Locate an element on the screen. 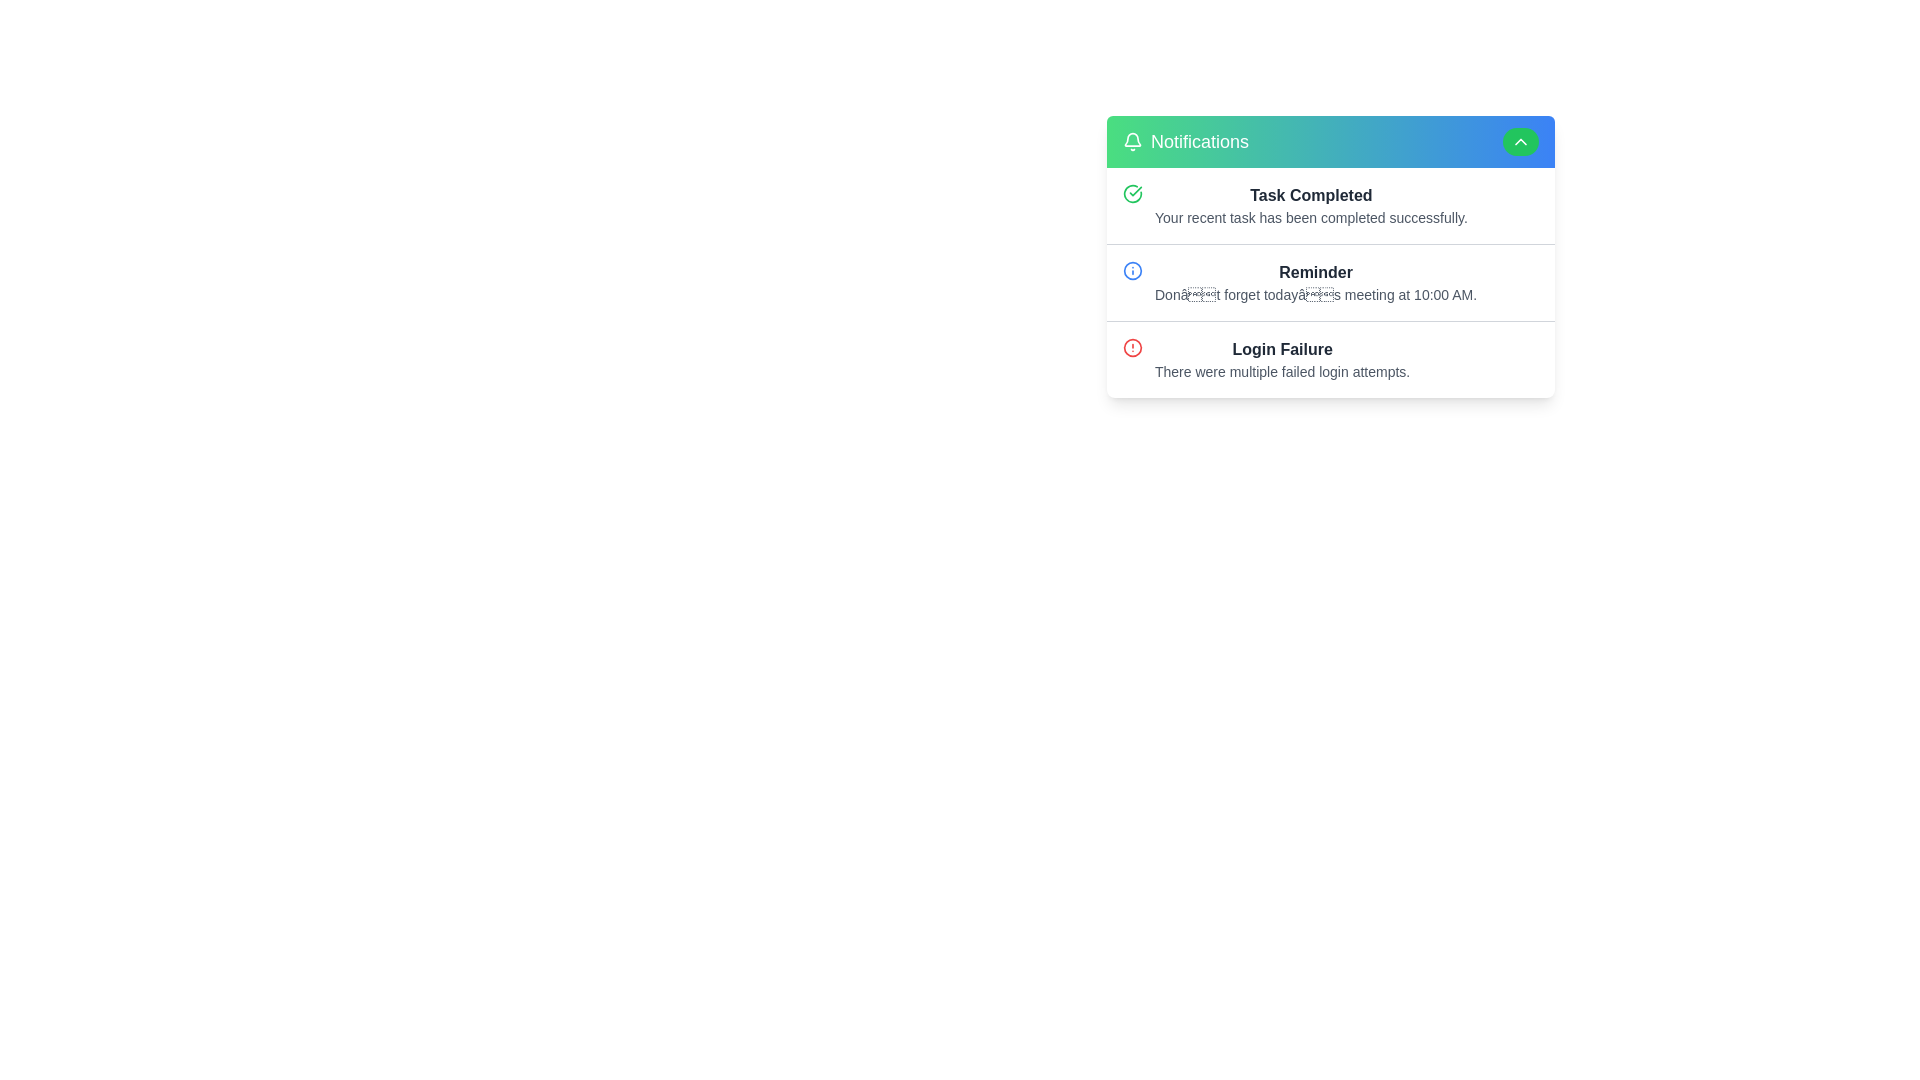  the circular information icon with a blue stroke located in the 'Reminder' notification above the text 'Don’t forget today’s meeting at 10:00 AM.' is located at coordinates (1132, 270).